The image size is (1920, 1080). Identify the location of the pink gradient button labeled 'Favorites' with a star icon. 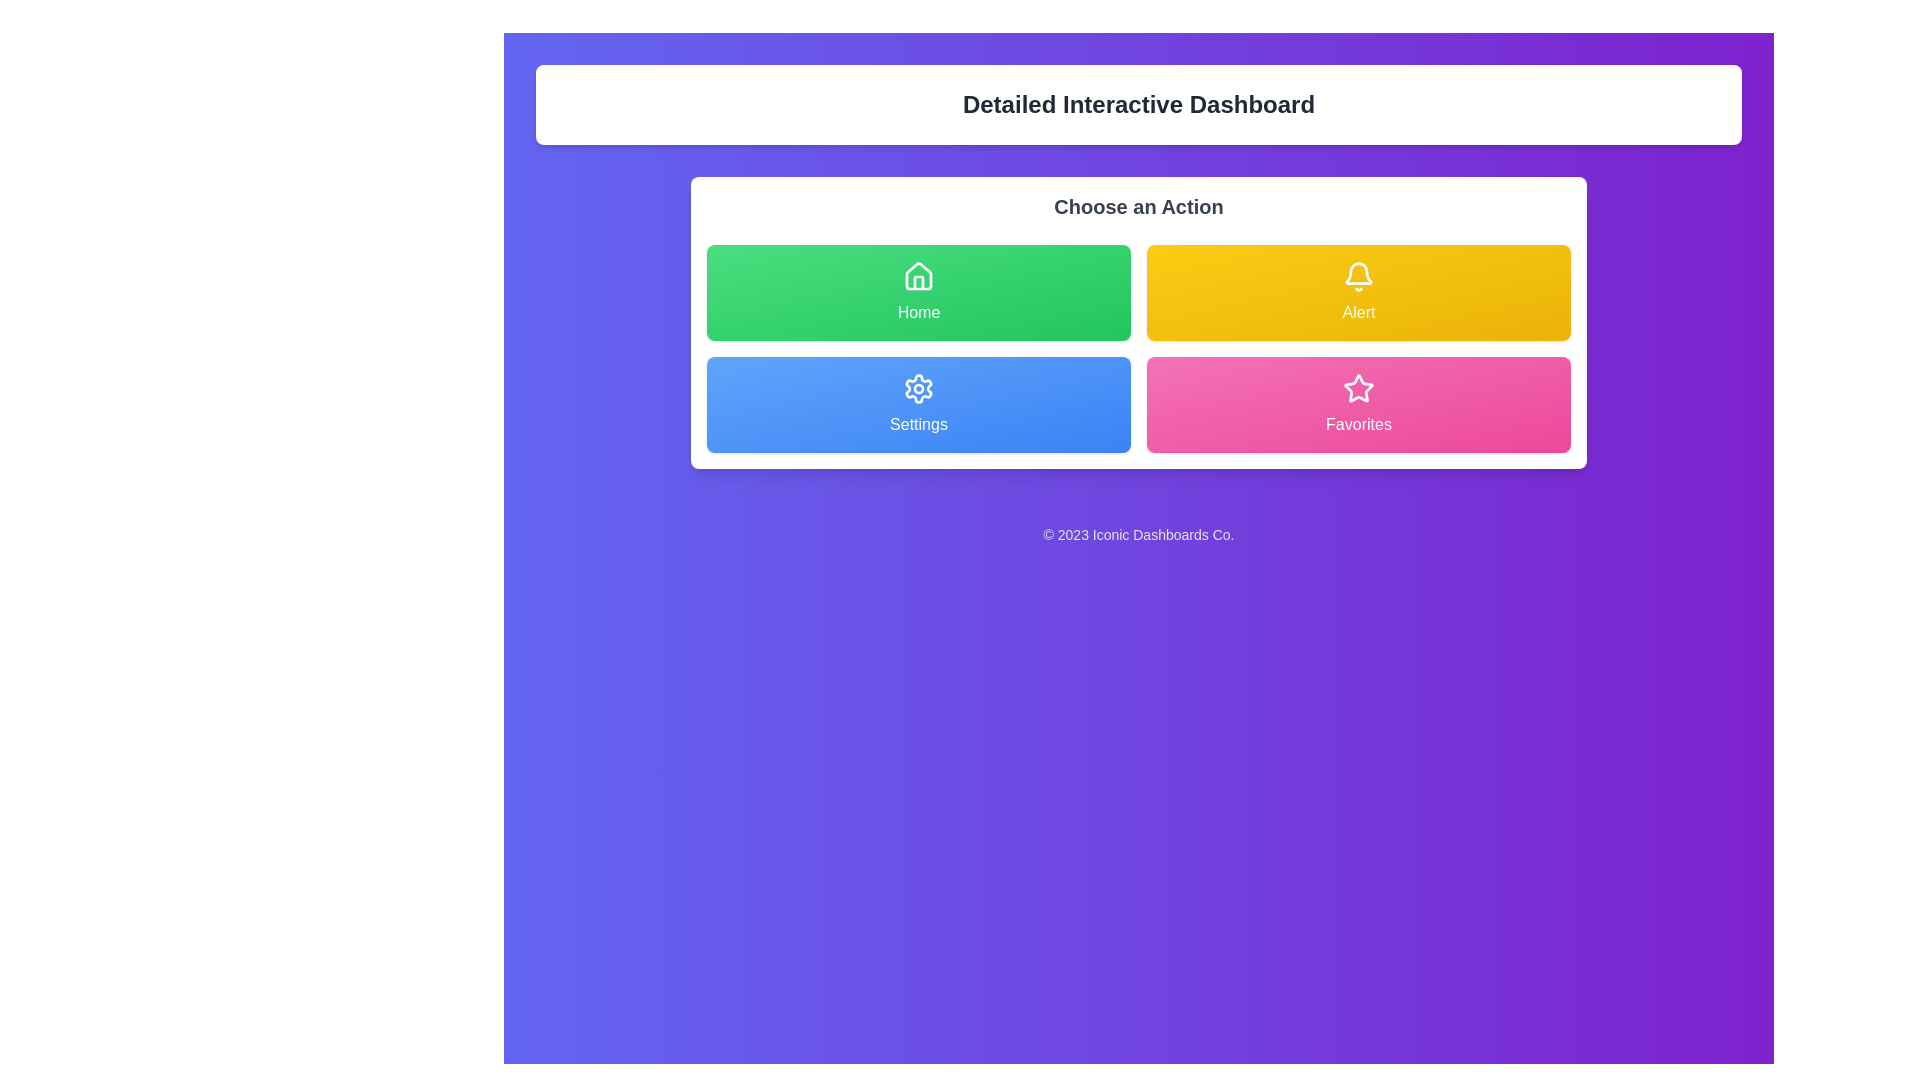
(1358, 405).